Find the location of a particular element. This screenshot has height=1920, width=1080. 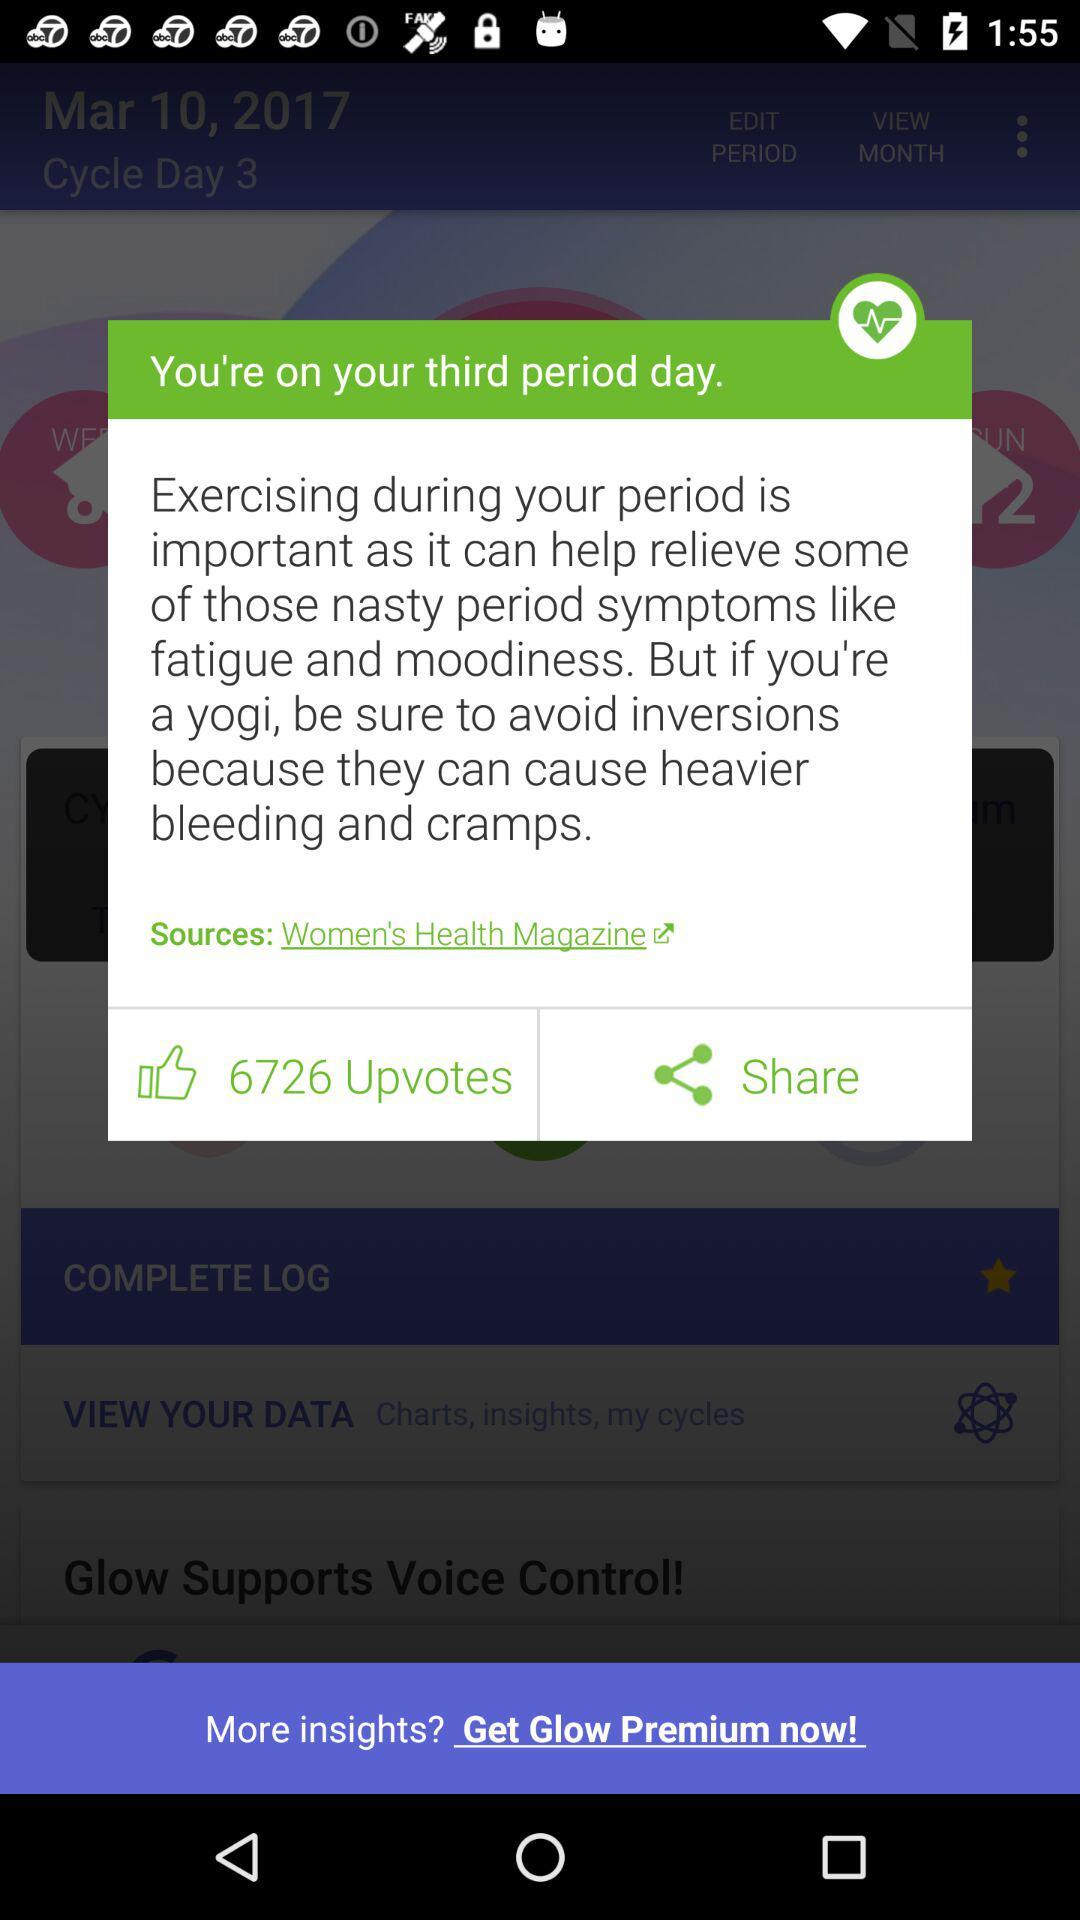

the exercising during your is located at coordinates (540, 657).